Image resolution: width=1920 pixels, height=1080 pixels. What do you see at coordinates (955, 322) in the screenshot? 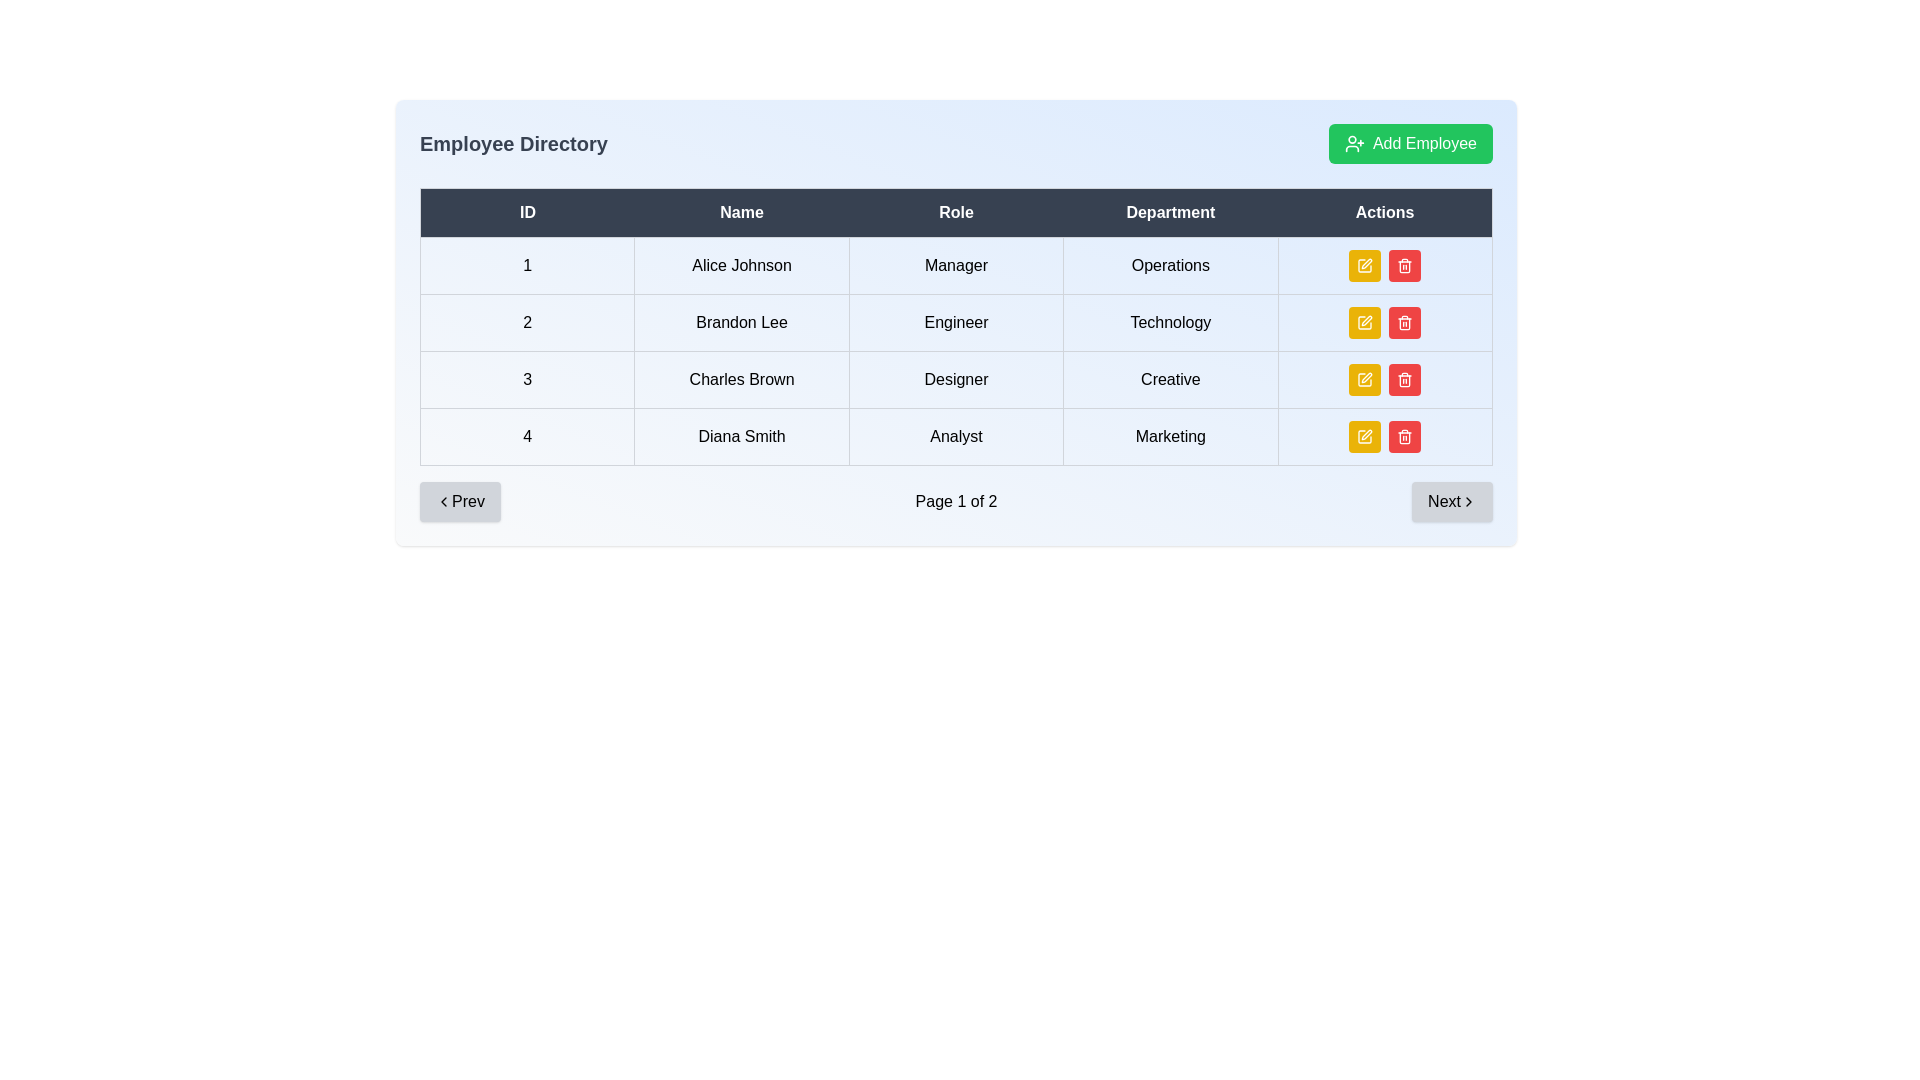
I see `the text display showing the job role 'Engineer' for the individual 'Brandon Lee' in the second row of the table under the 'Role' column` at bounding box center [955, 322].